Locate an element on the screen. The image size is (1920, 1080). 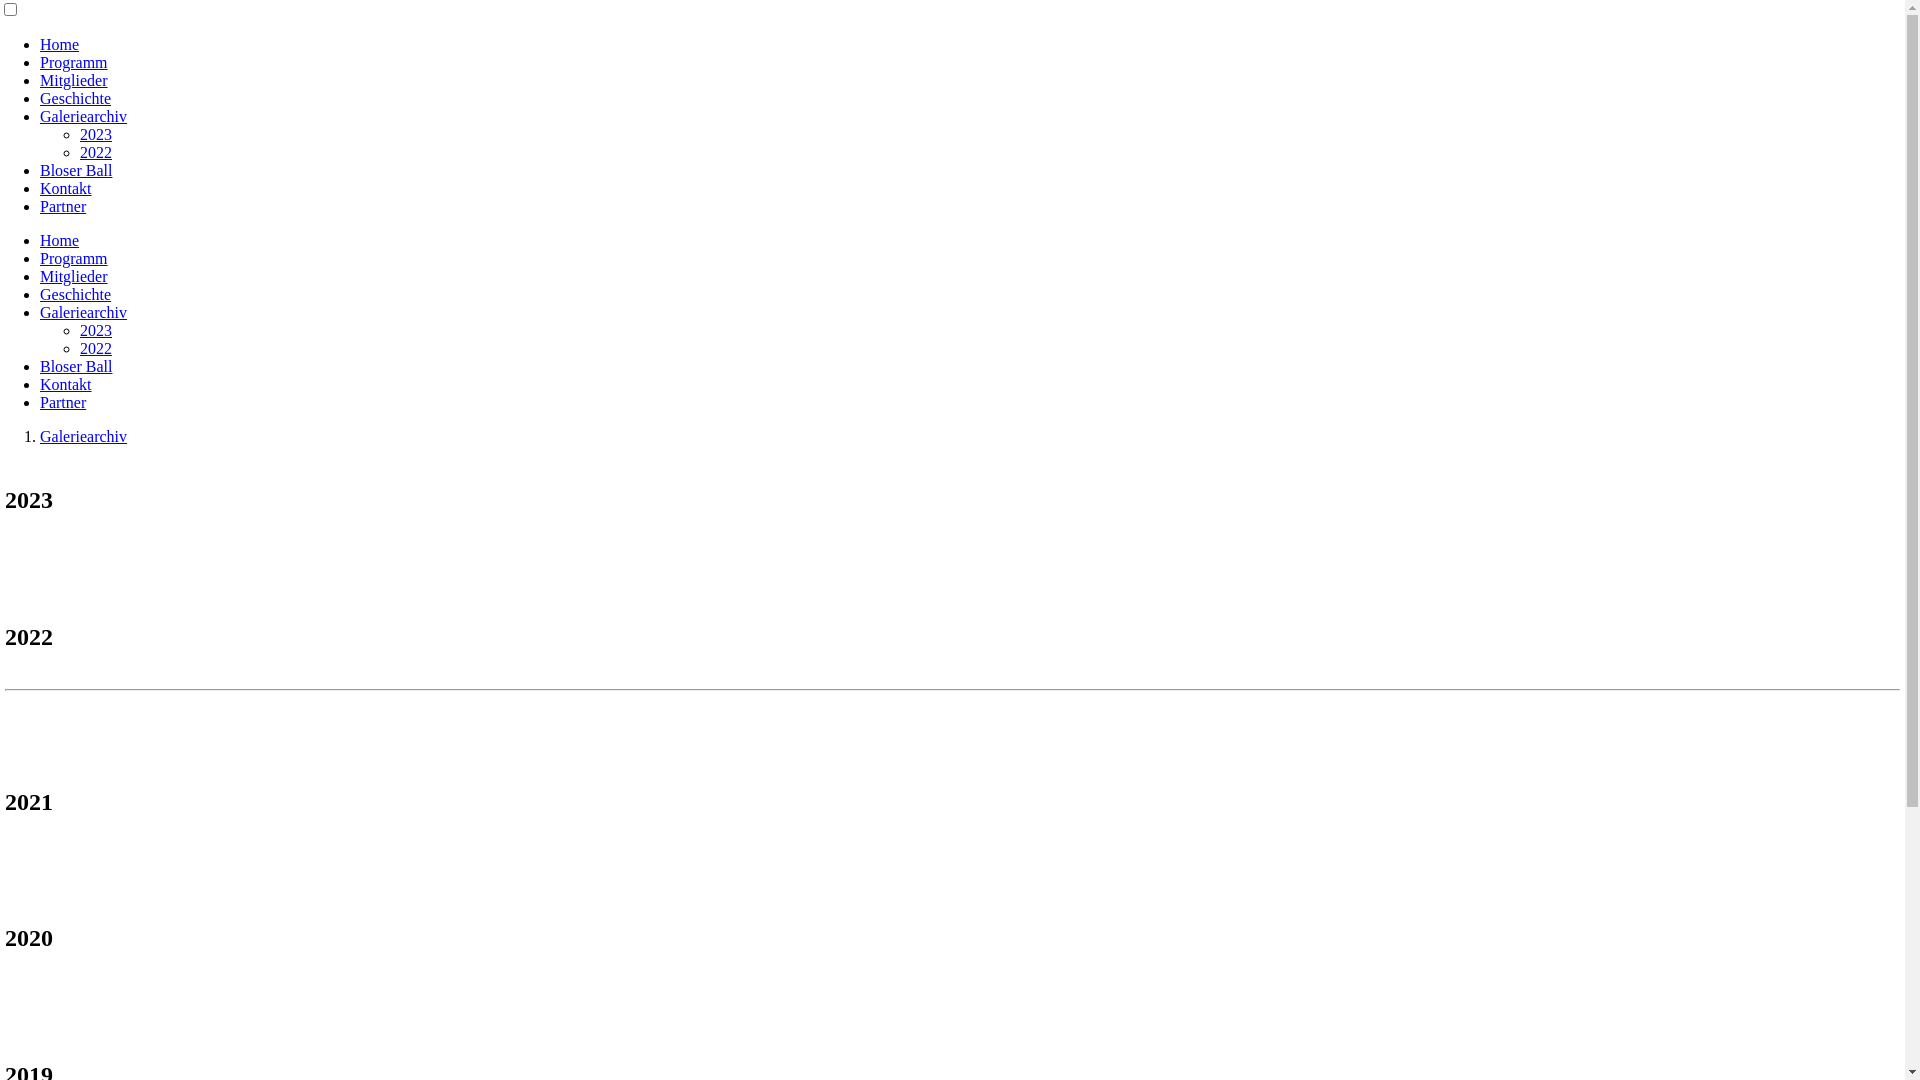
'Home' is located at coordinates (39, 44).